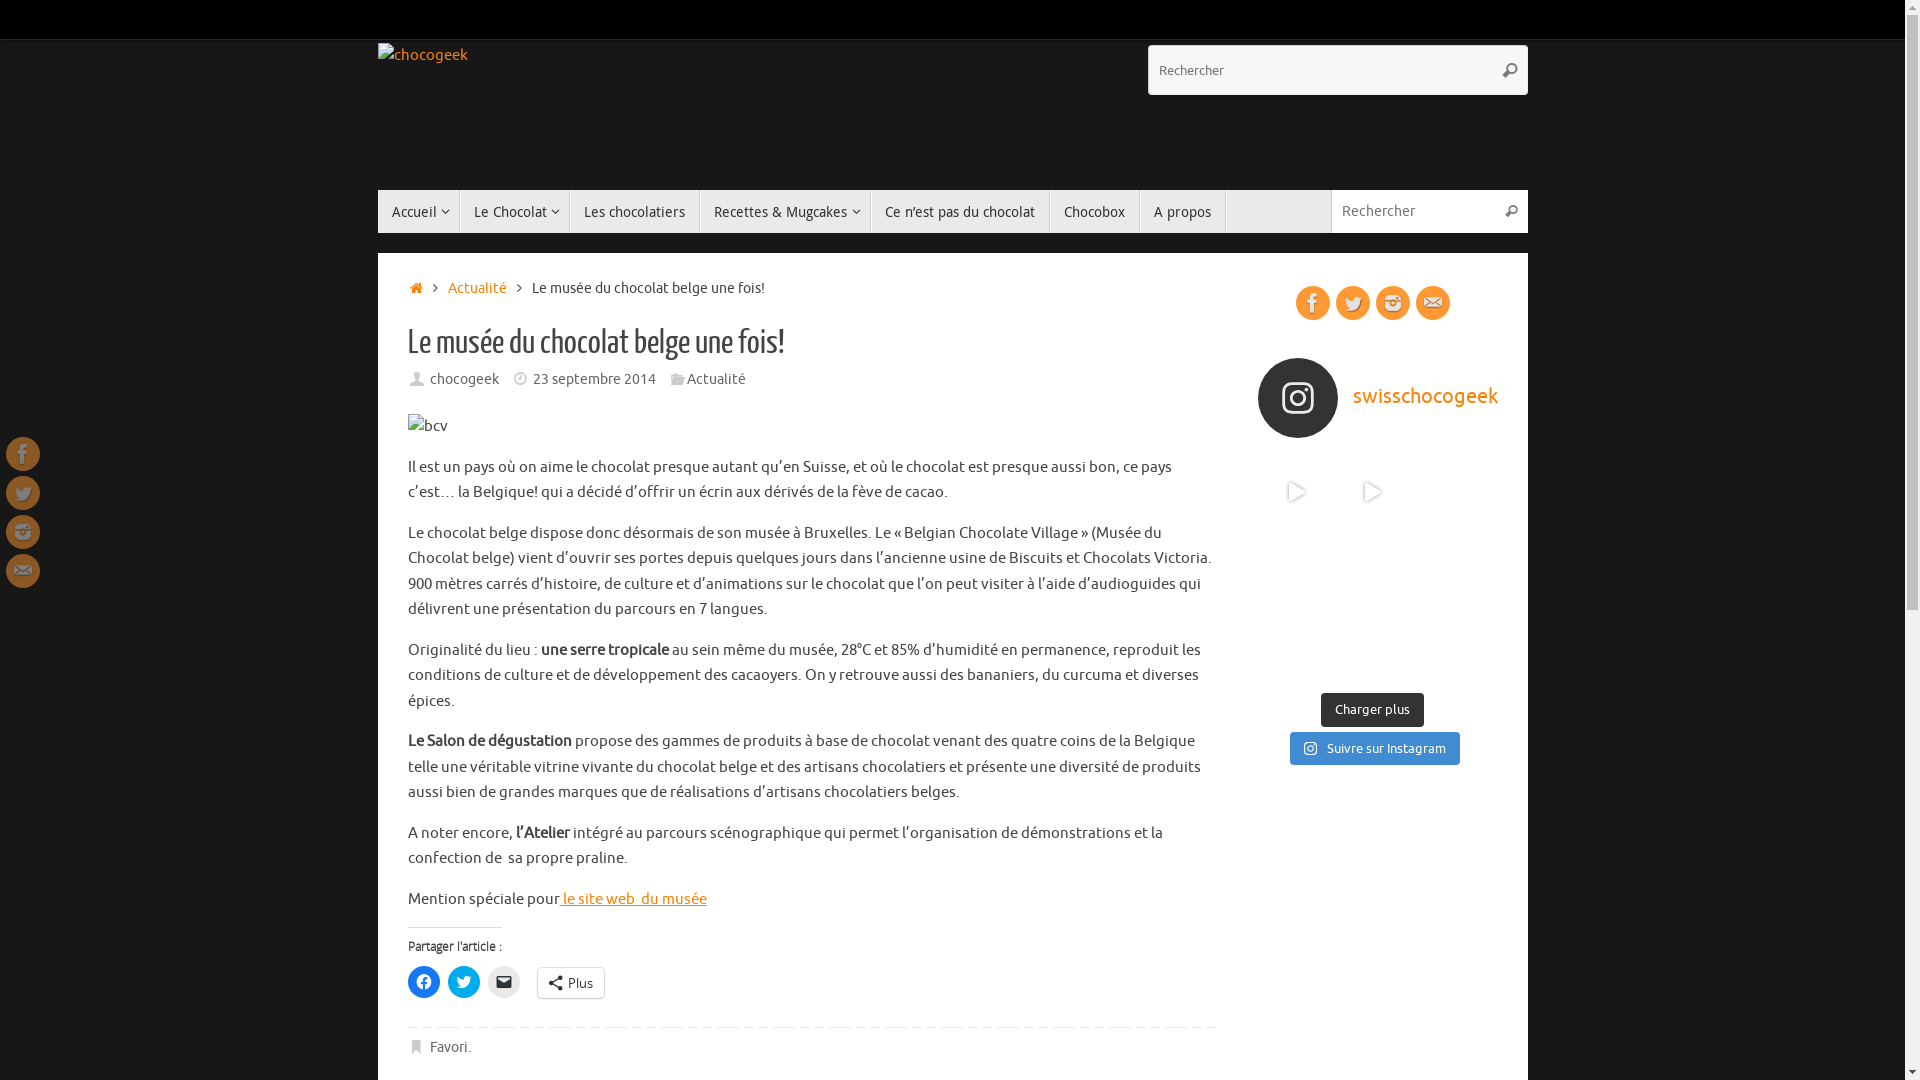 The width and height of the screenshot is (1920, 1080). Describe the element at coordinates (1373, 748) in the screenshot. I see `'Suivre sur Instagram'` at that location.